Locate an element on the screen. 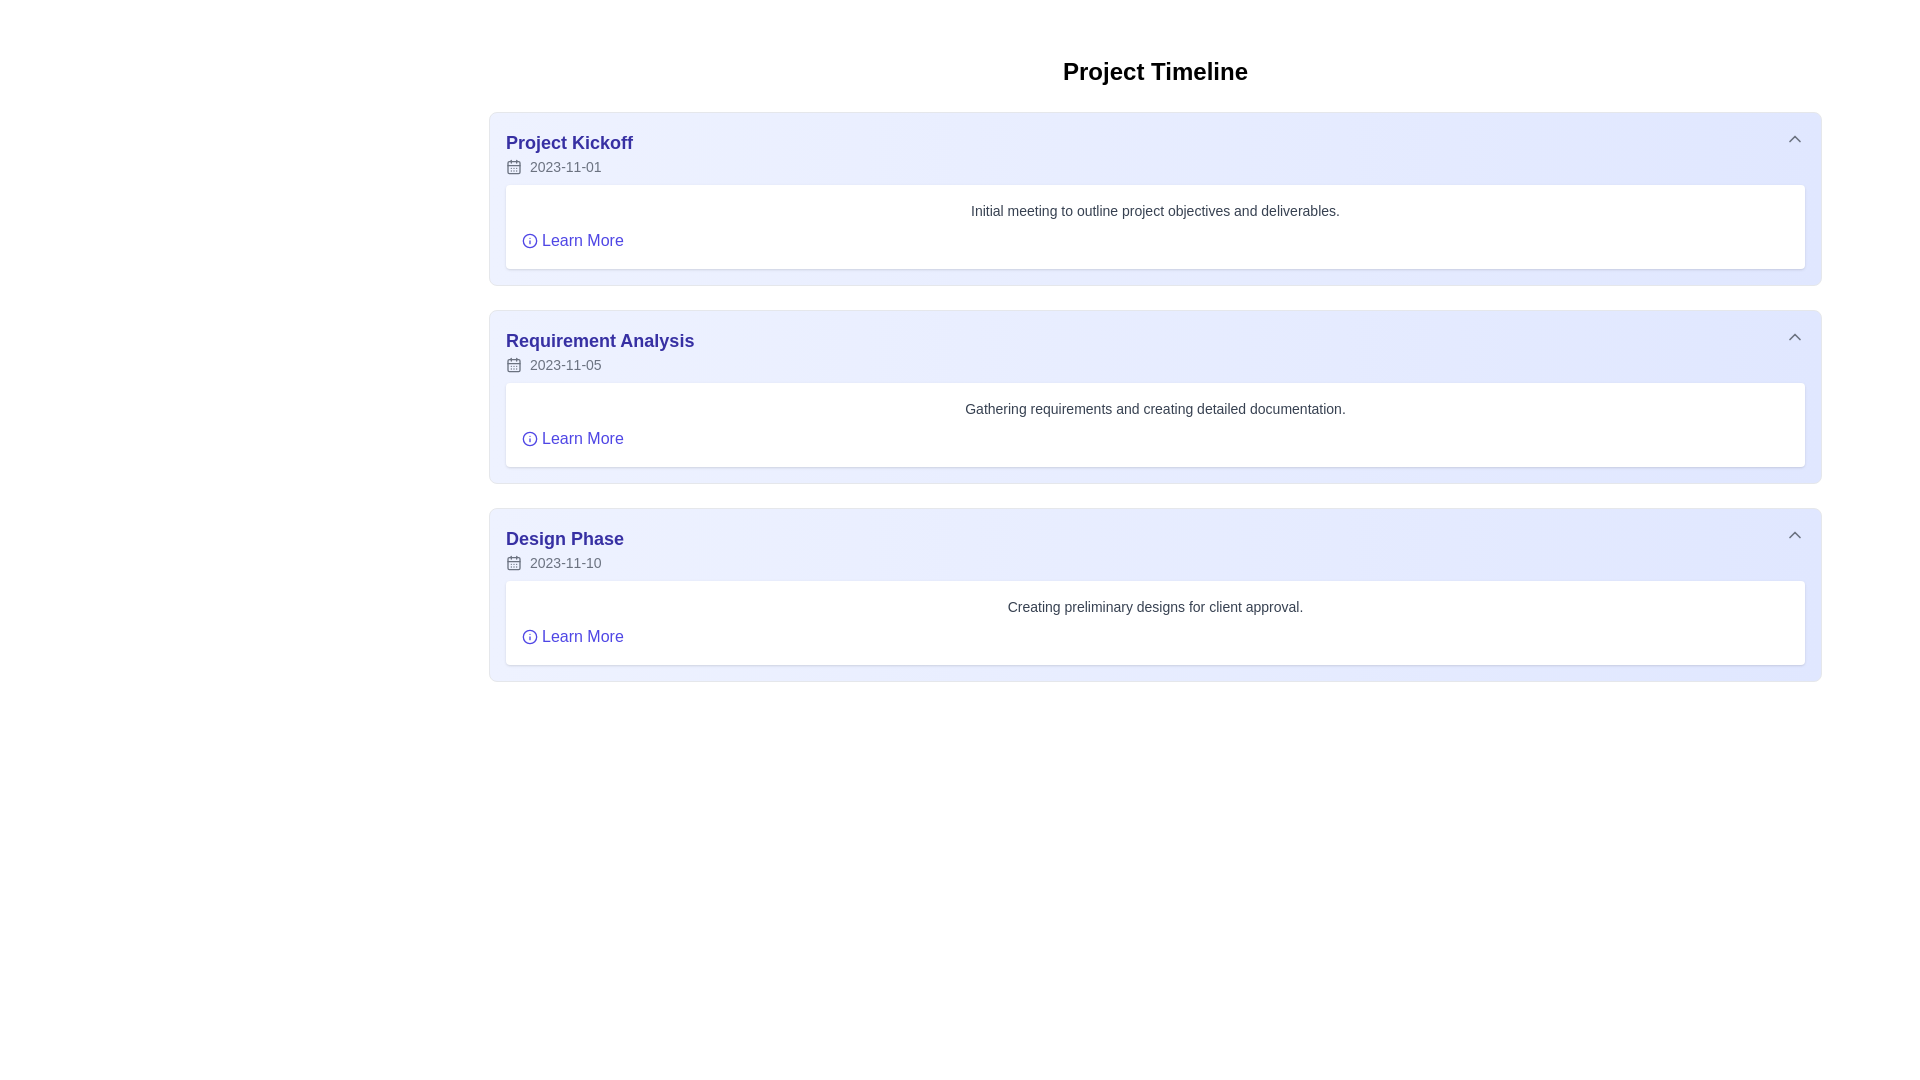  the upward-pointing chevron icon button located at the far right of the 'Design Phase' section for keyboard navigation is located at coordinates (1795, 534).